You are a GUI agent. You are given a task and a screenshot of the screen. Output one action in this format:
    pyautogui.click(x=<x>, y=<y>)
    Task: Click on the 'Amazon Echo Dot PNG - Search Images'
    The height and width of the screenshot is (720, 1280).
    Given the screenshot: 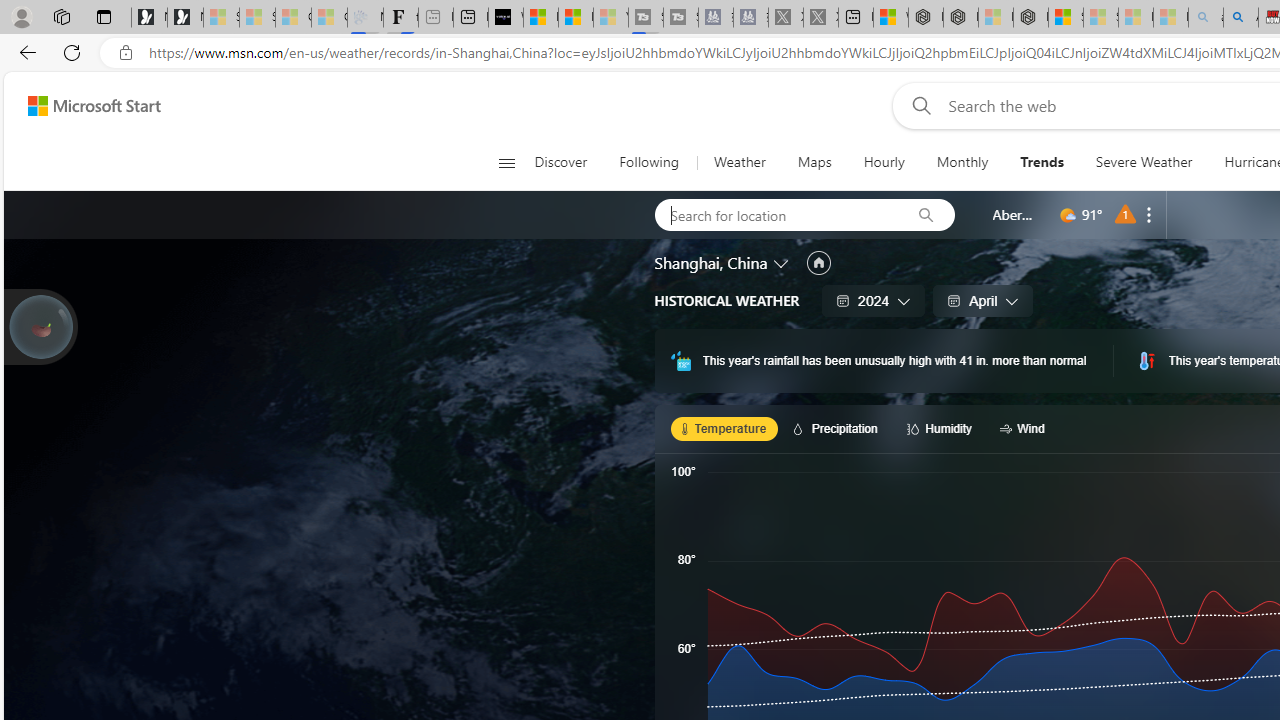 What is the action you would take?
    pyautogui.click(x=1239, y=17)
    